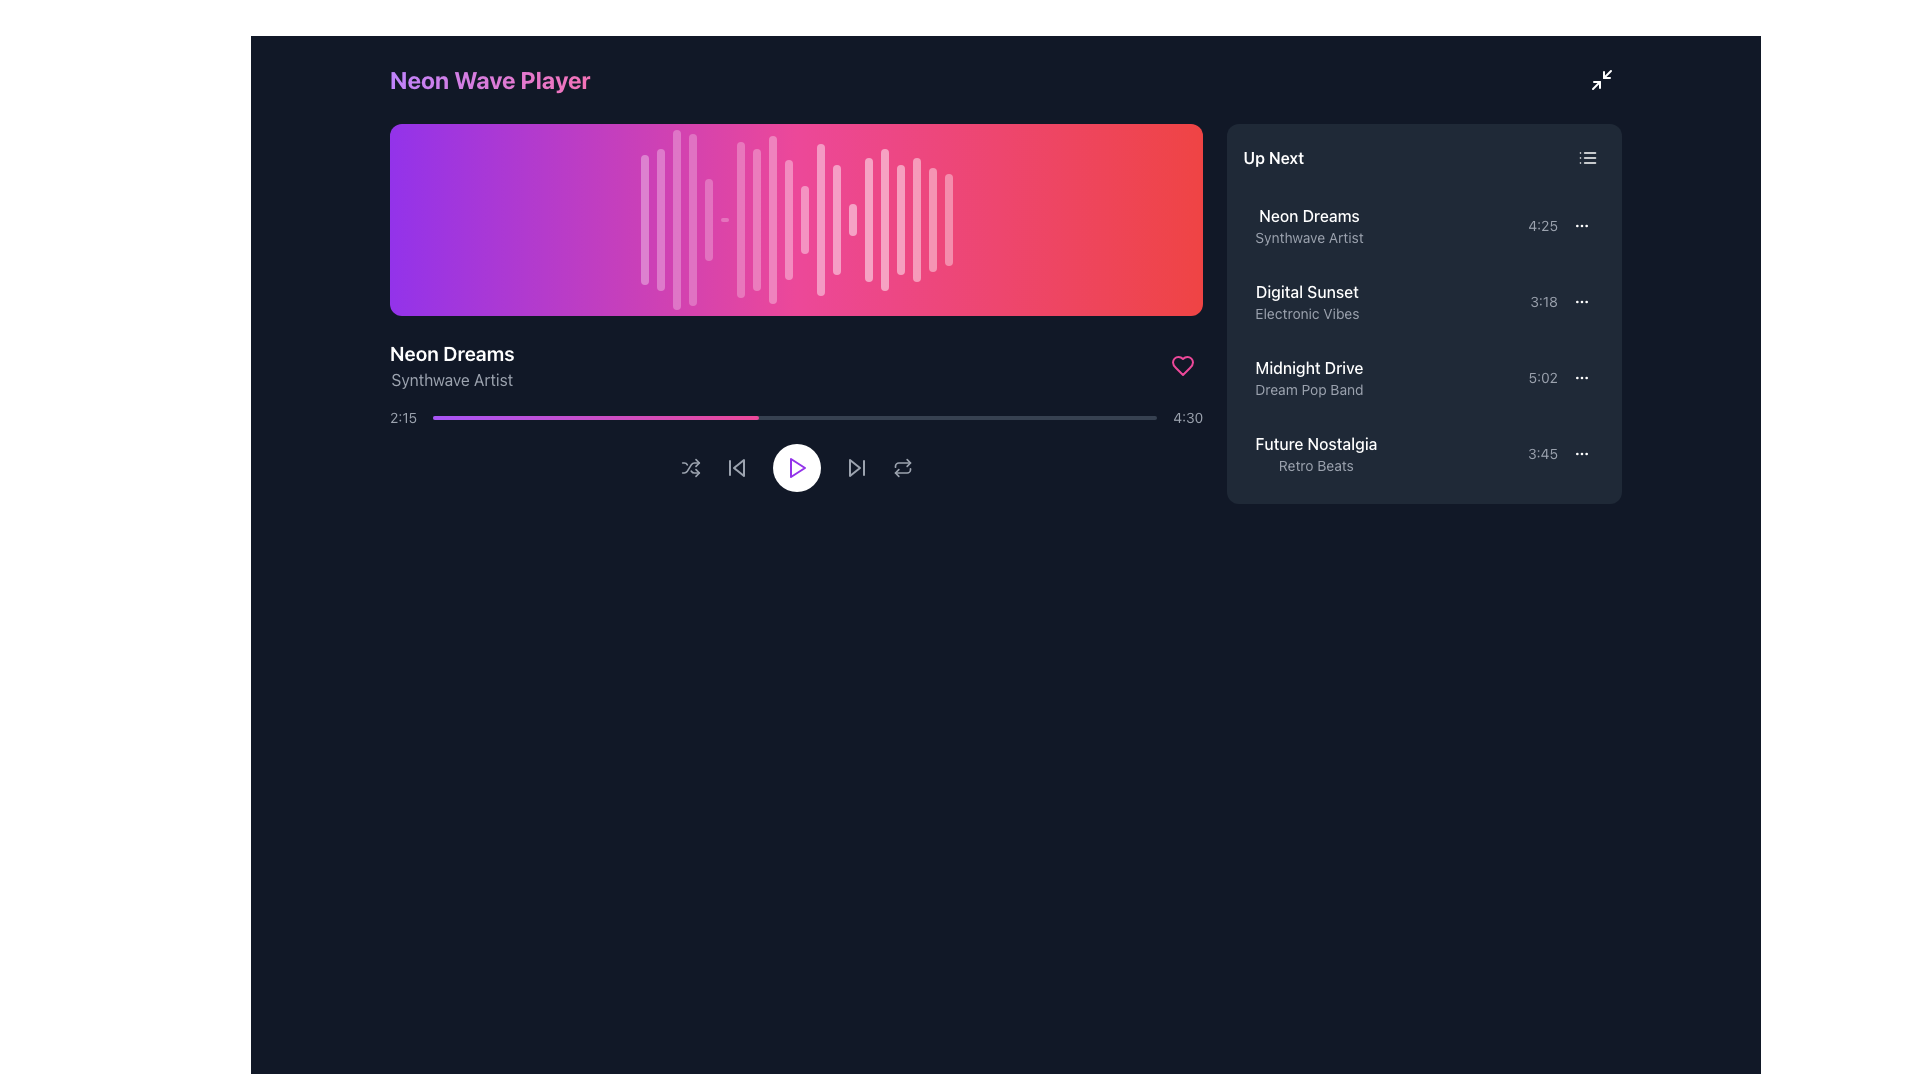  What do you see at coordinates (1602, 79) in the screenshot?
I see `the small icon button in the top-right corner, featuring intersecting lines resembling arrows` at bounding box center [1602, 79].